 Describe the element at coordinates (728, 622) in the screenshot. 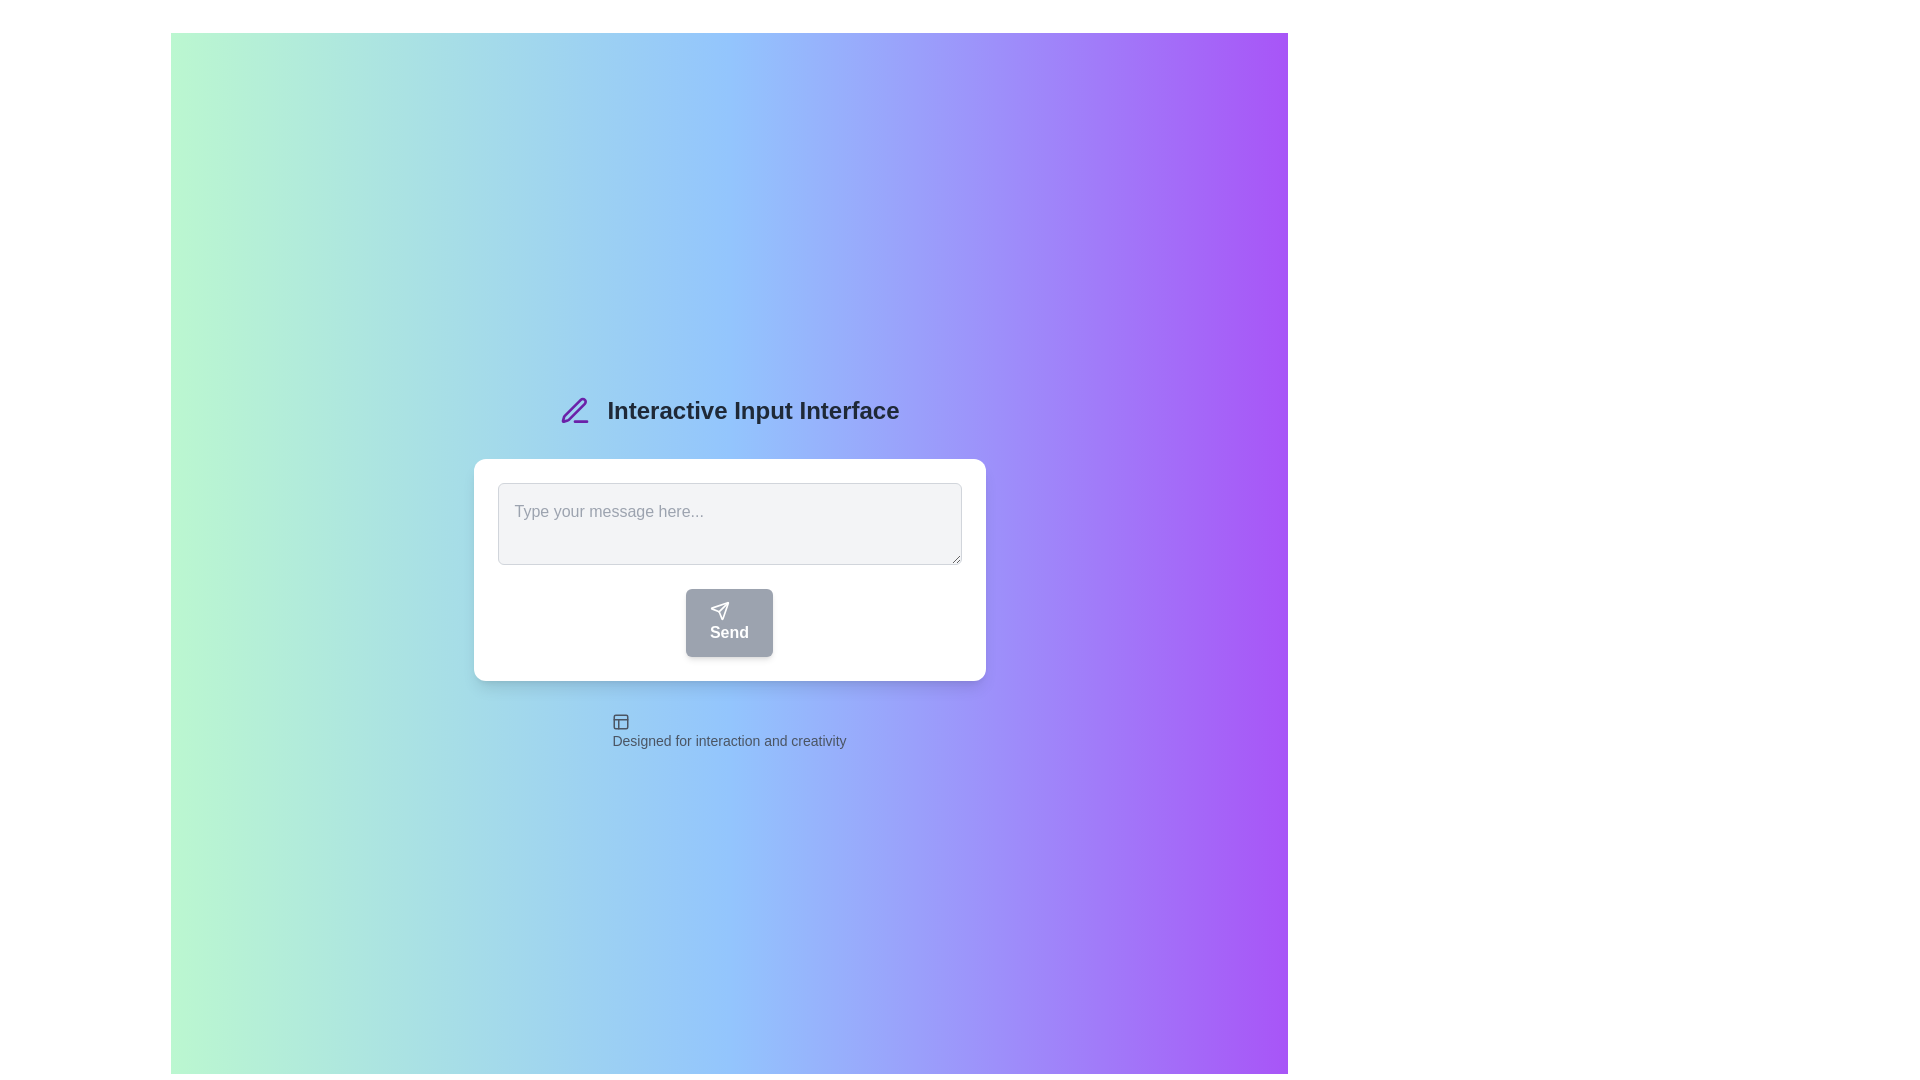

I see `the 'Send' button, which is a light gray rectangular button with rounded corners, displaying a white paper airplane icon and the word 'Send' in bold white font` at that location.